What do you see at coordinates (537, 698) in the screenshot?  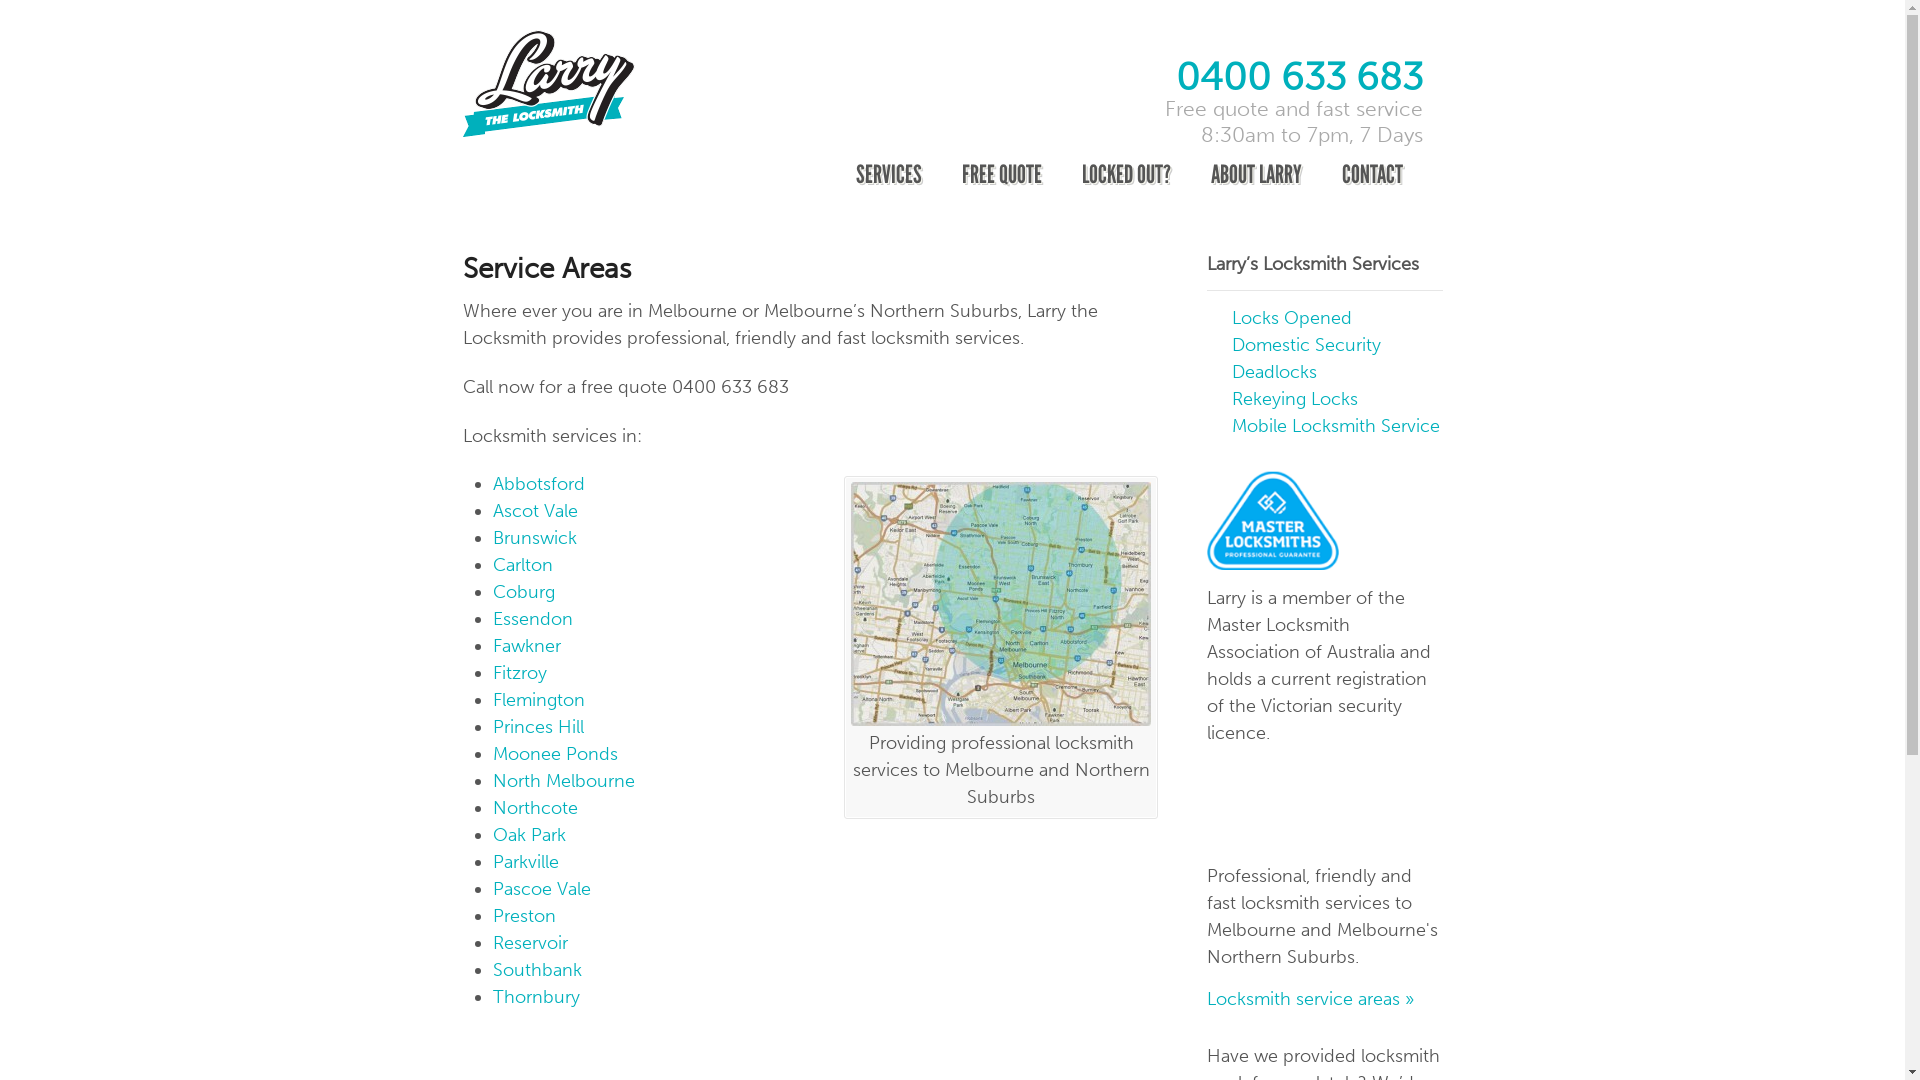 I see `'Flemington'` at bounding box center [537, 698].